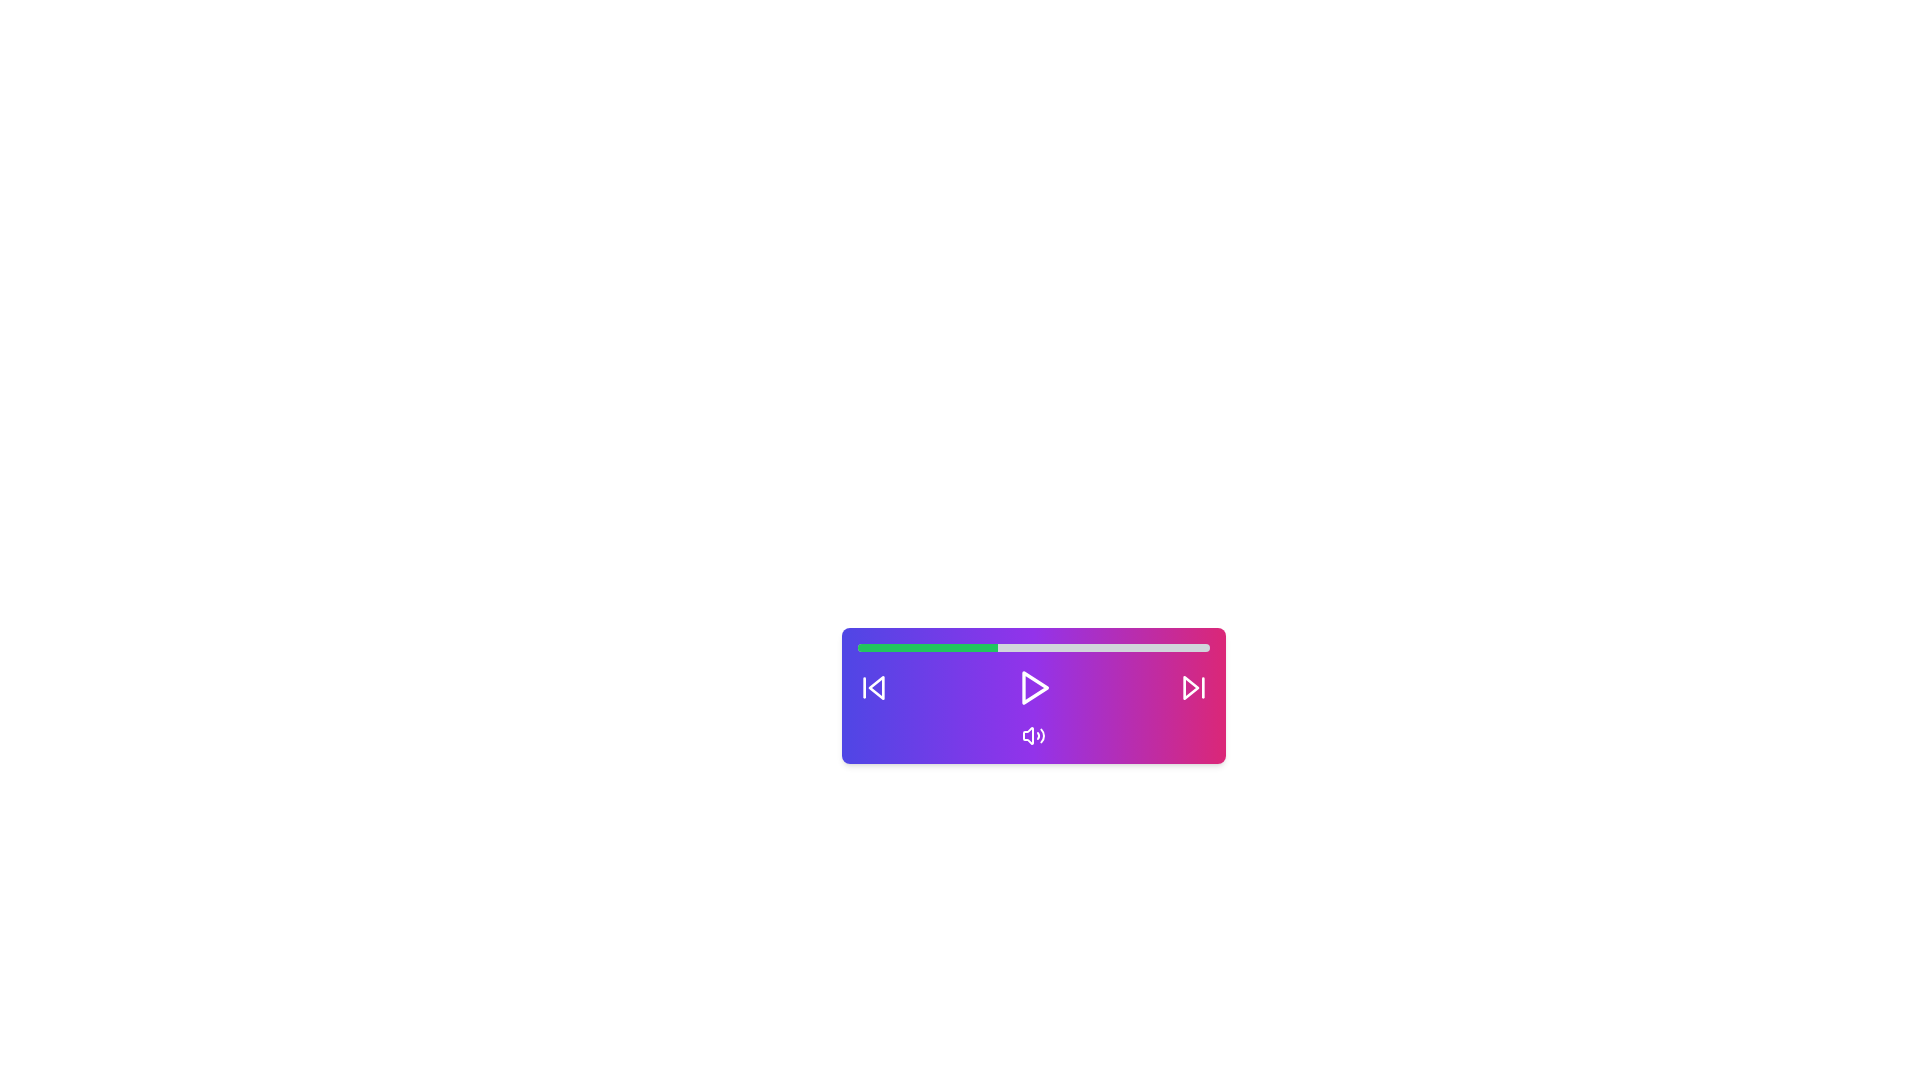  I want to click on the volume to 38 percent, so click(991, 648).